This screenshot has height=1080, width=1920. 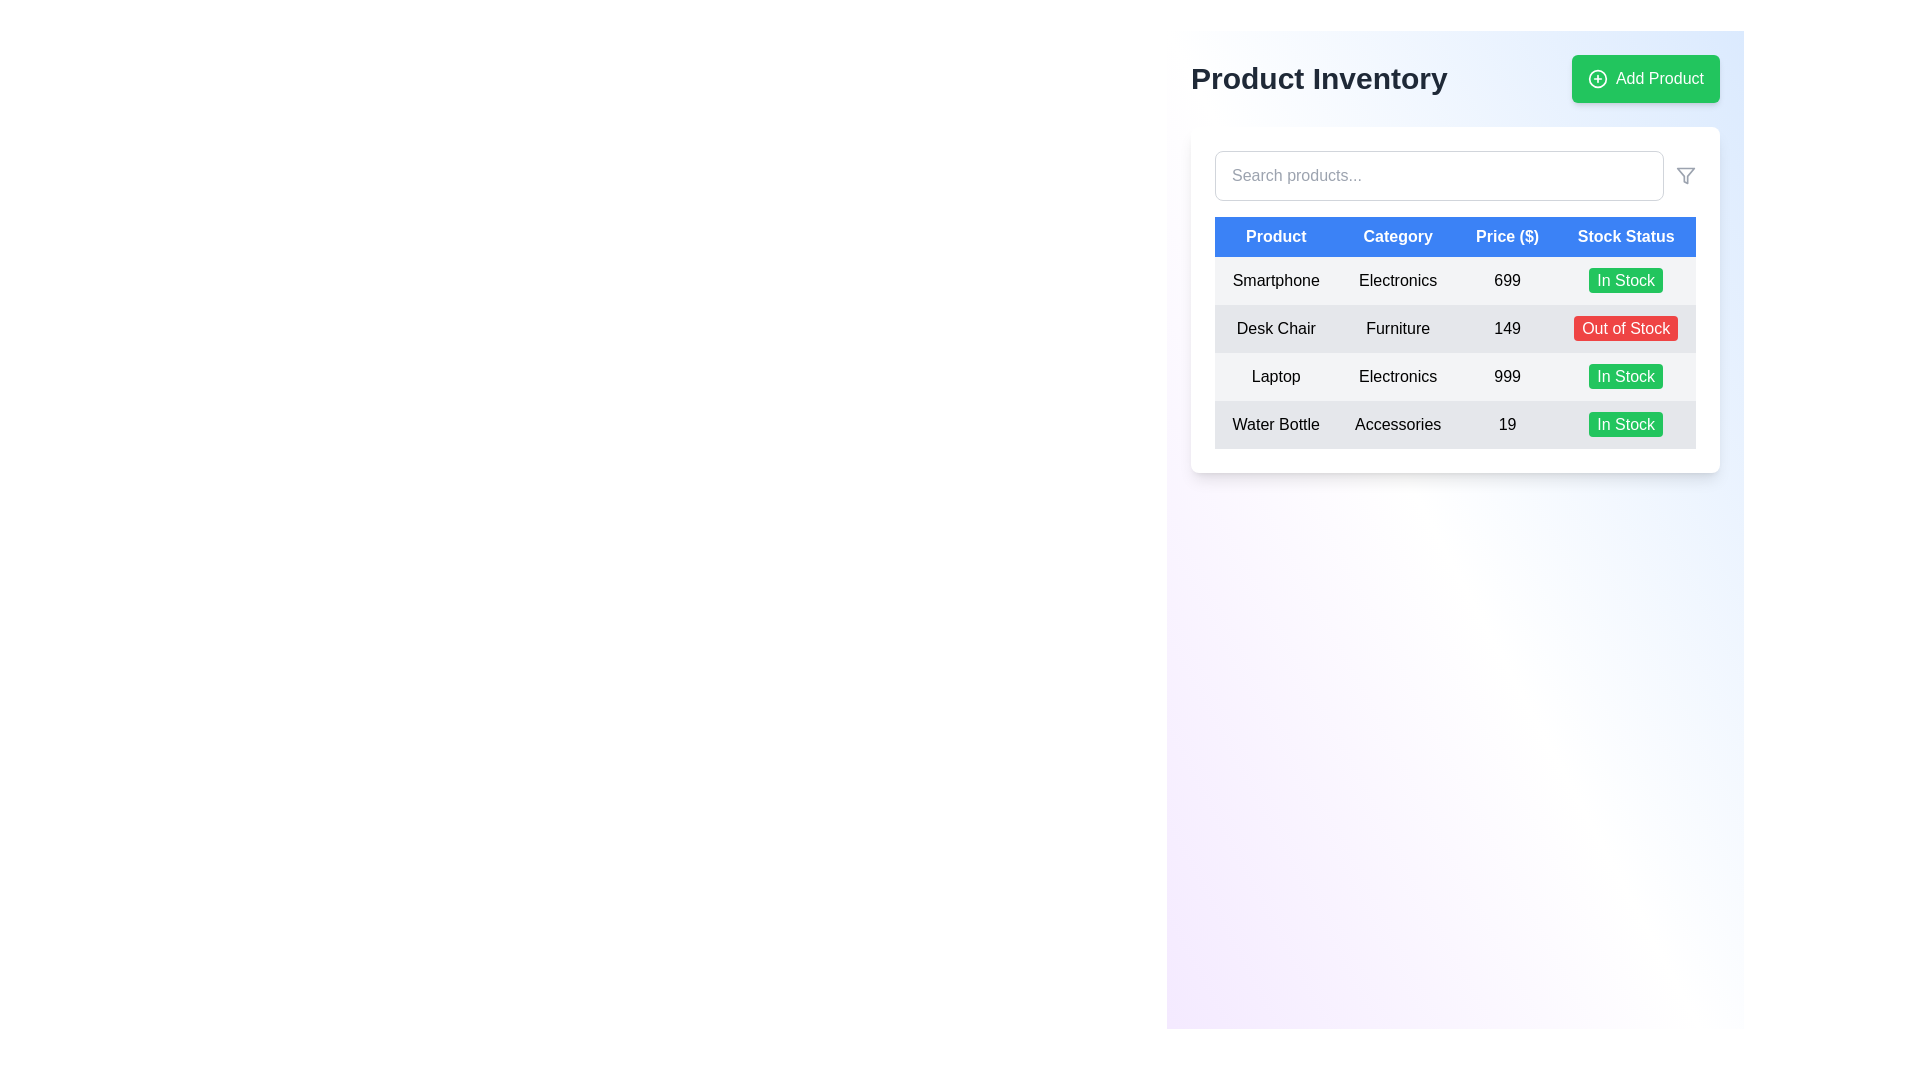 What do you see at coordinates (1397, 377) in the screenshot?
I see `the text label displaying 'Electronics' in the 'Category' column of the product table associated with the product name 'Laptop'` at bounding box center [1397, 377].